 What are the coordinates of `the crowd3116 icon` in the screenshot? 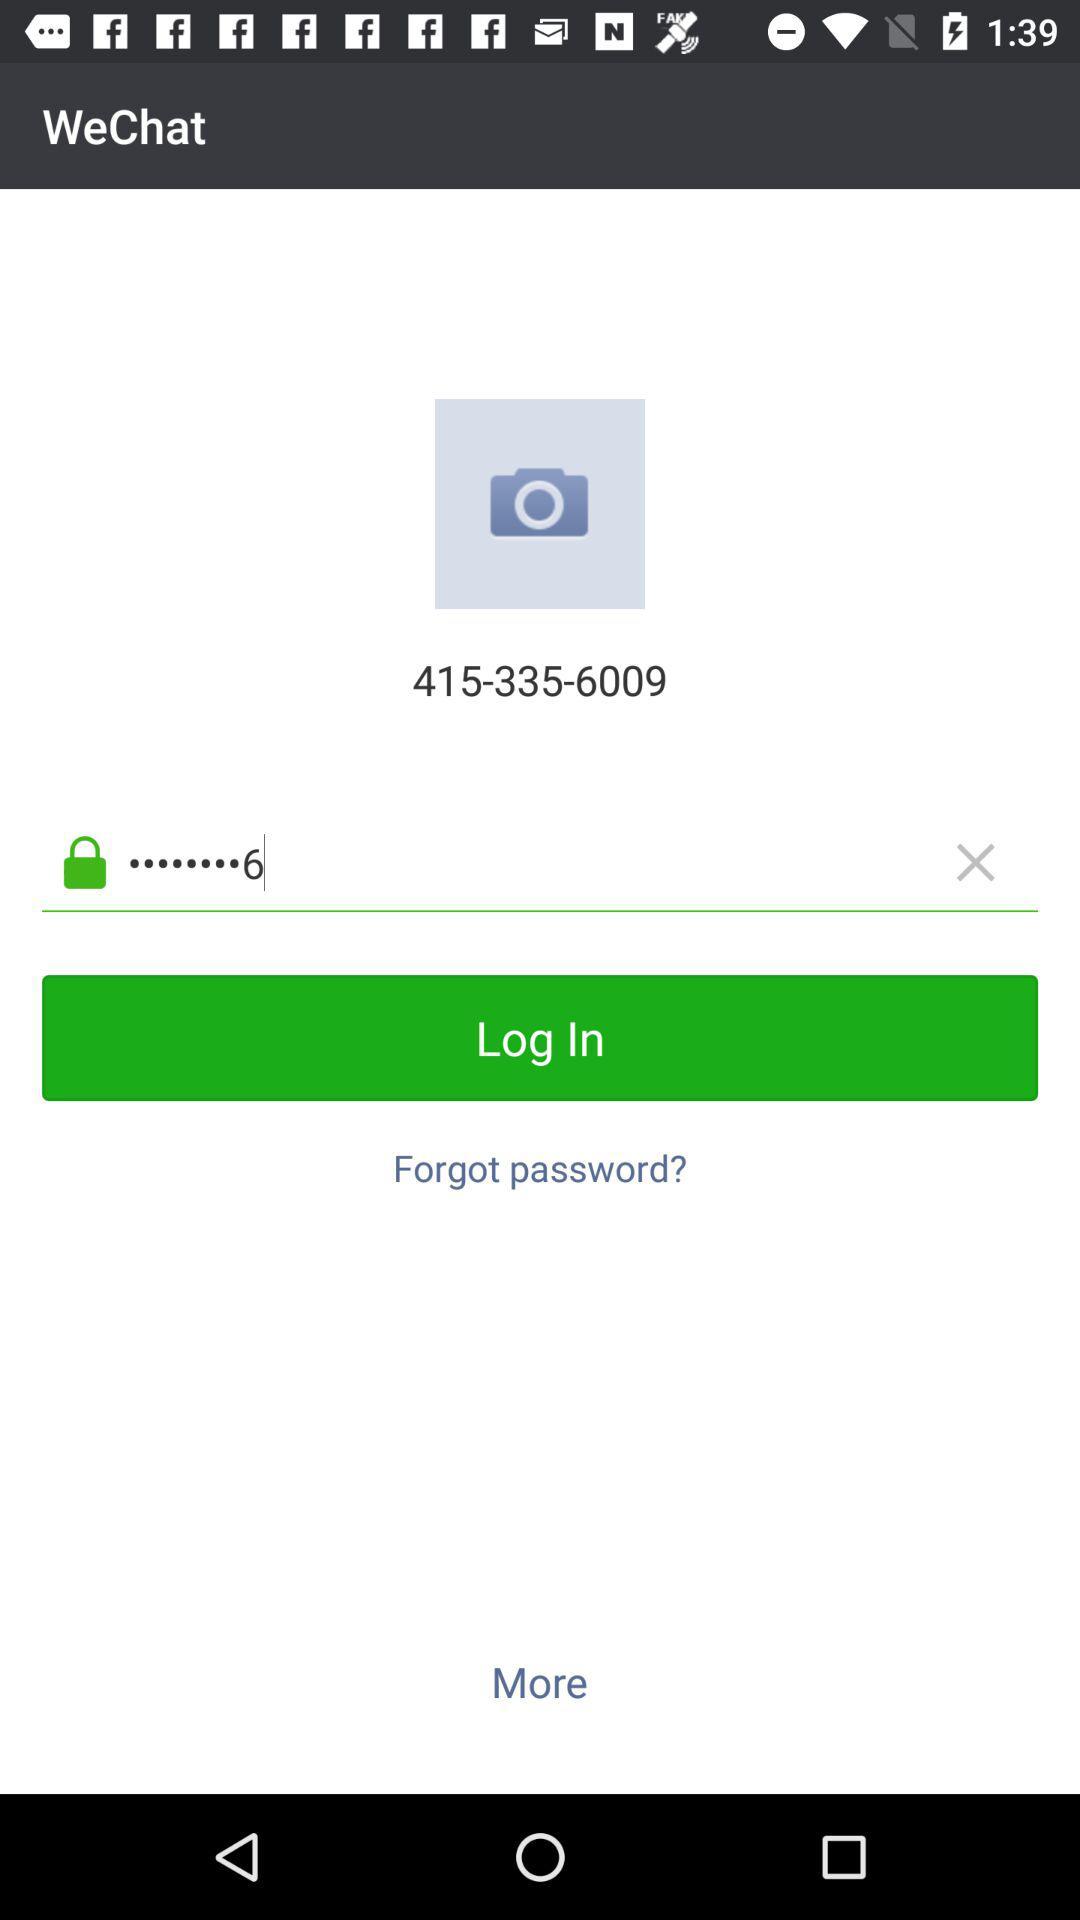 It's located at (572, 862).